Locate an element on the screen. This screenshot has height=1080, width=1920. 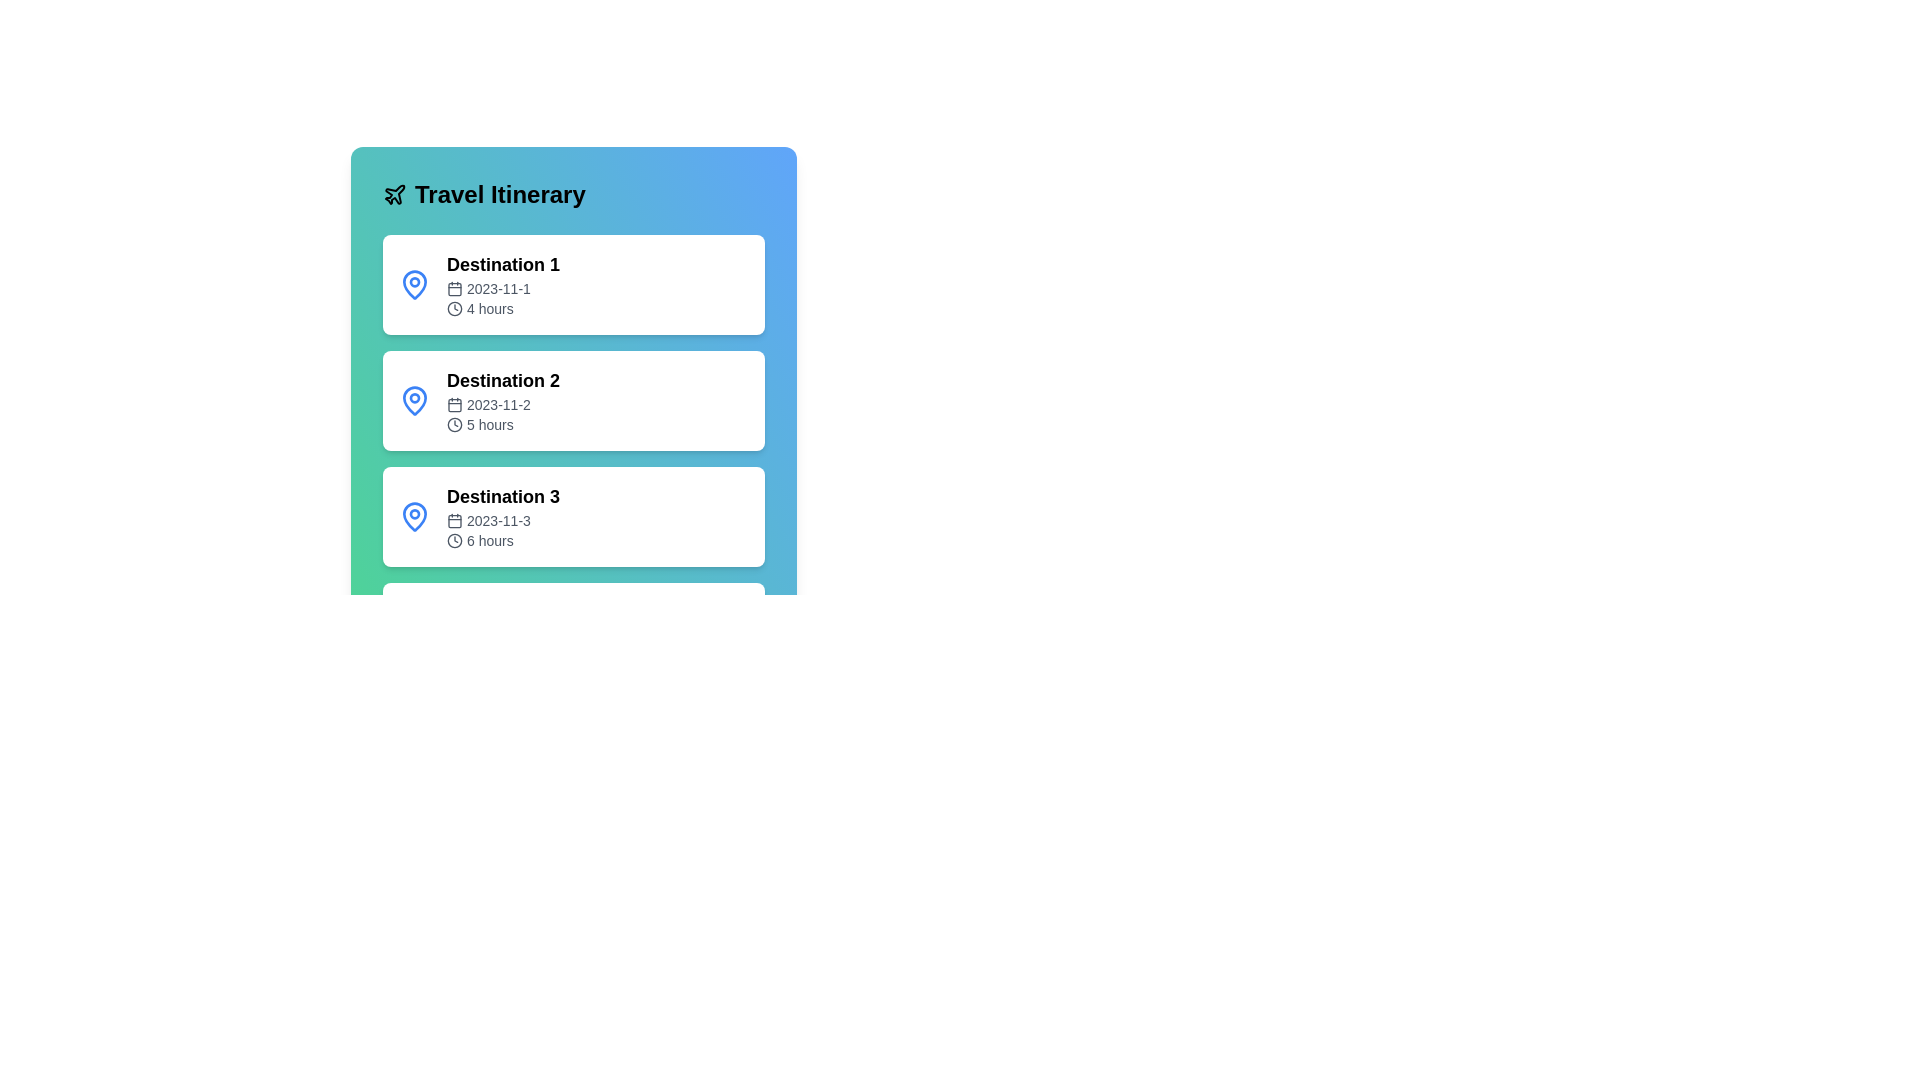
the first card titled 'Destination 1' in the 'Travel Itinerary' section, which displays a date of '2023-11-1' and a duration of '4 hours' is located at coordinates (573, 285).